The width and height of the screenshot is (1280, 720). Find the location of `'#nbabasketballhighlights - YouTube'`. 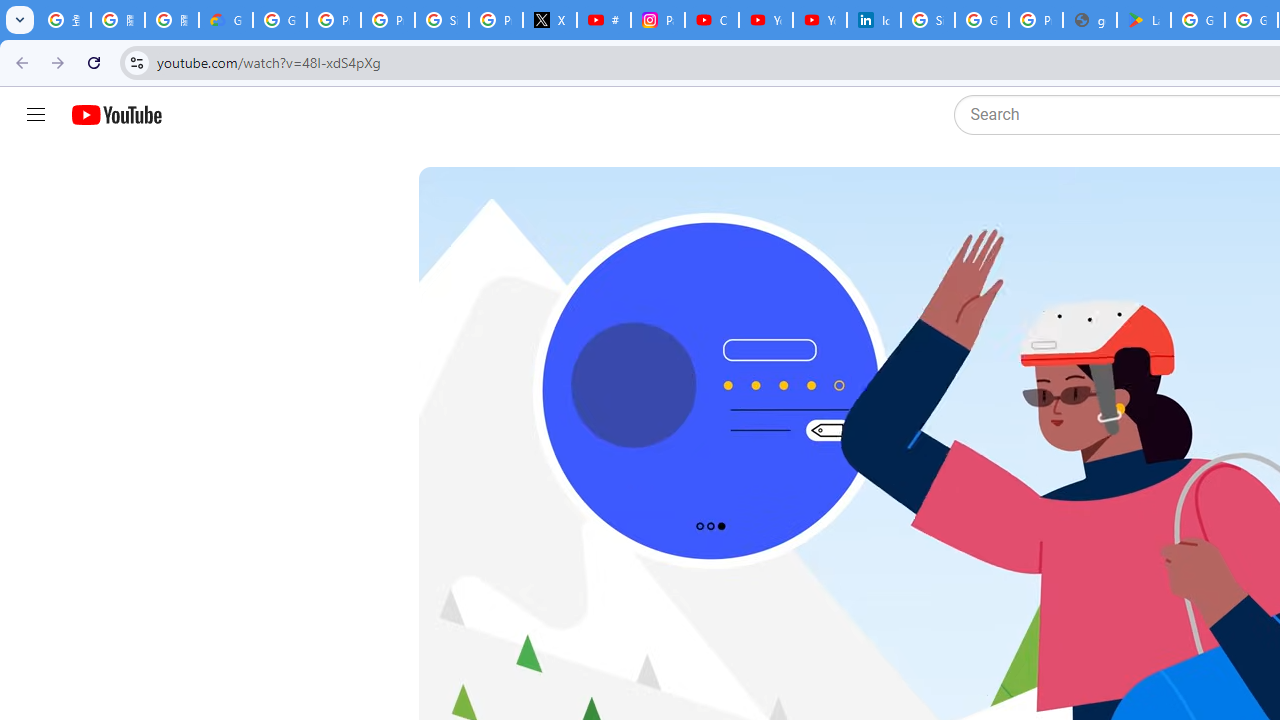

'#nbabasketballhighlights - YouTube' is located at coordinates (603, 20).